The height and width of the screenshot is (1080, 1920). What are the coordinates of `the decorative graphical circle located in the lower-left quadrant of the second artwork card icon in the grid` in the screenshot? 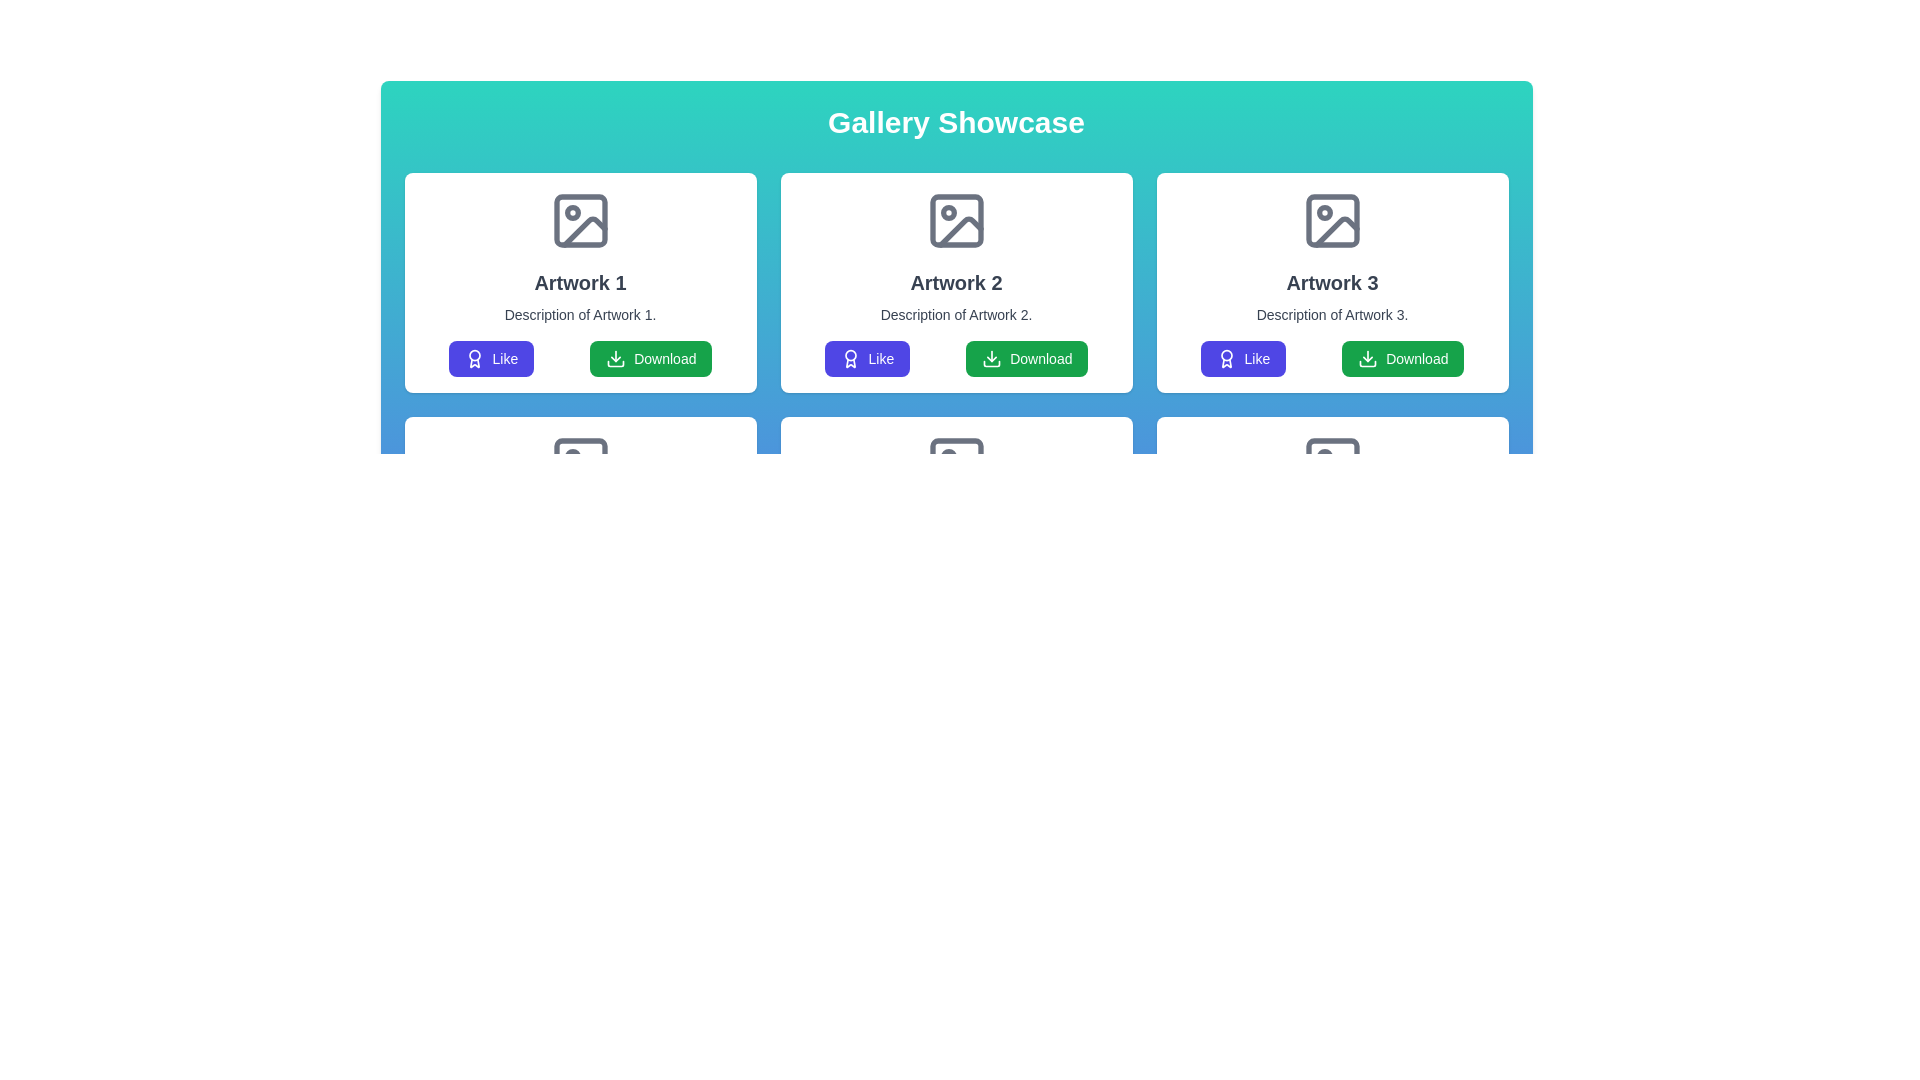 It's located at (571, 456).